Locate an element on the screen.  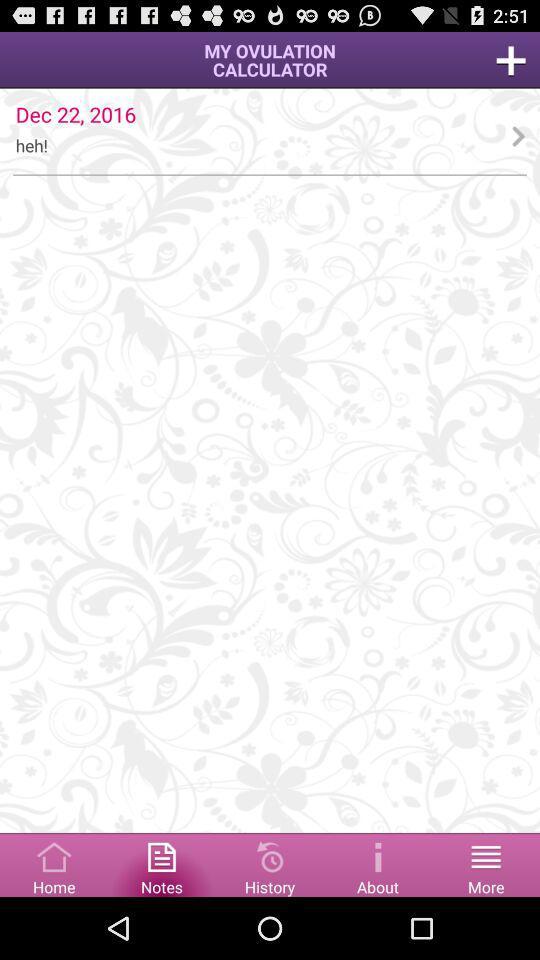
history page is located at coordinates (270, 863).